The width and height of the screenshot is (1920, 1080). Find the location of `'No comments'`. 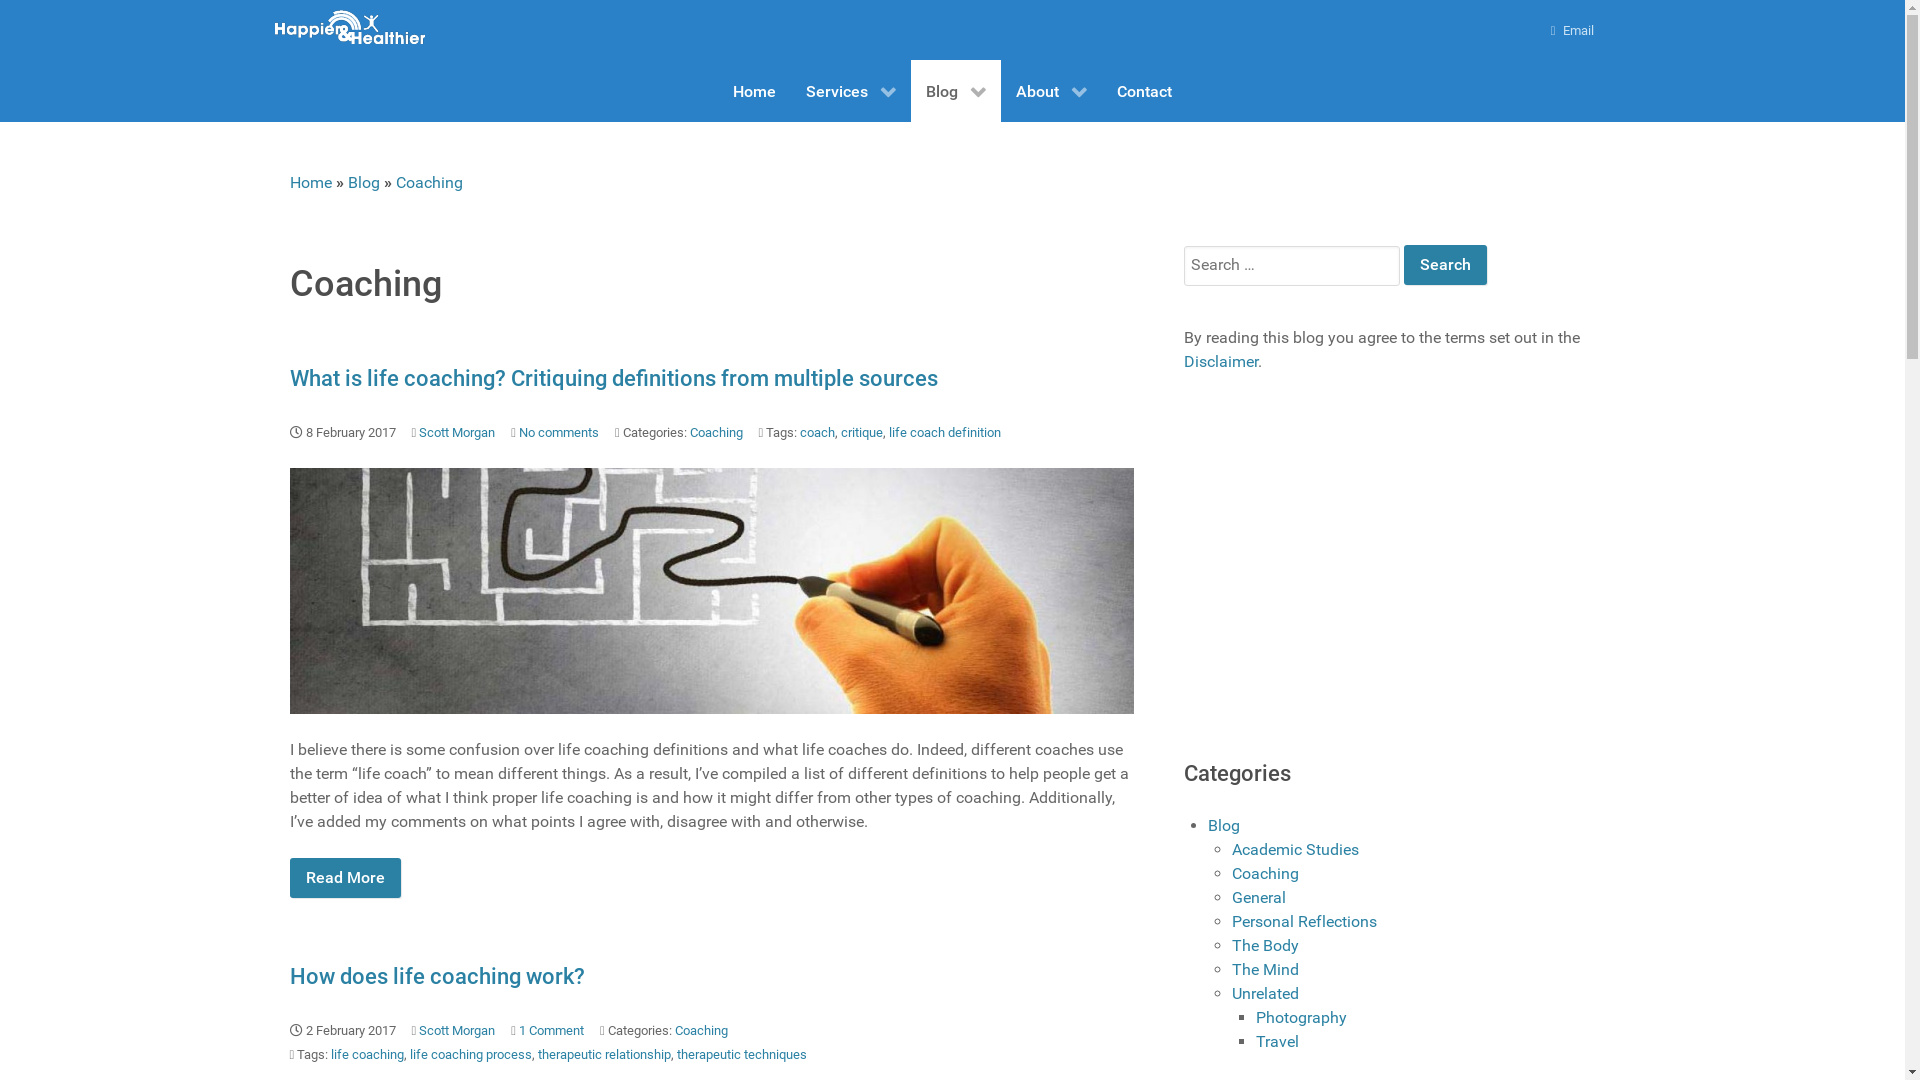

'No comments' is located at coordinates (558, 431).